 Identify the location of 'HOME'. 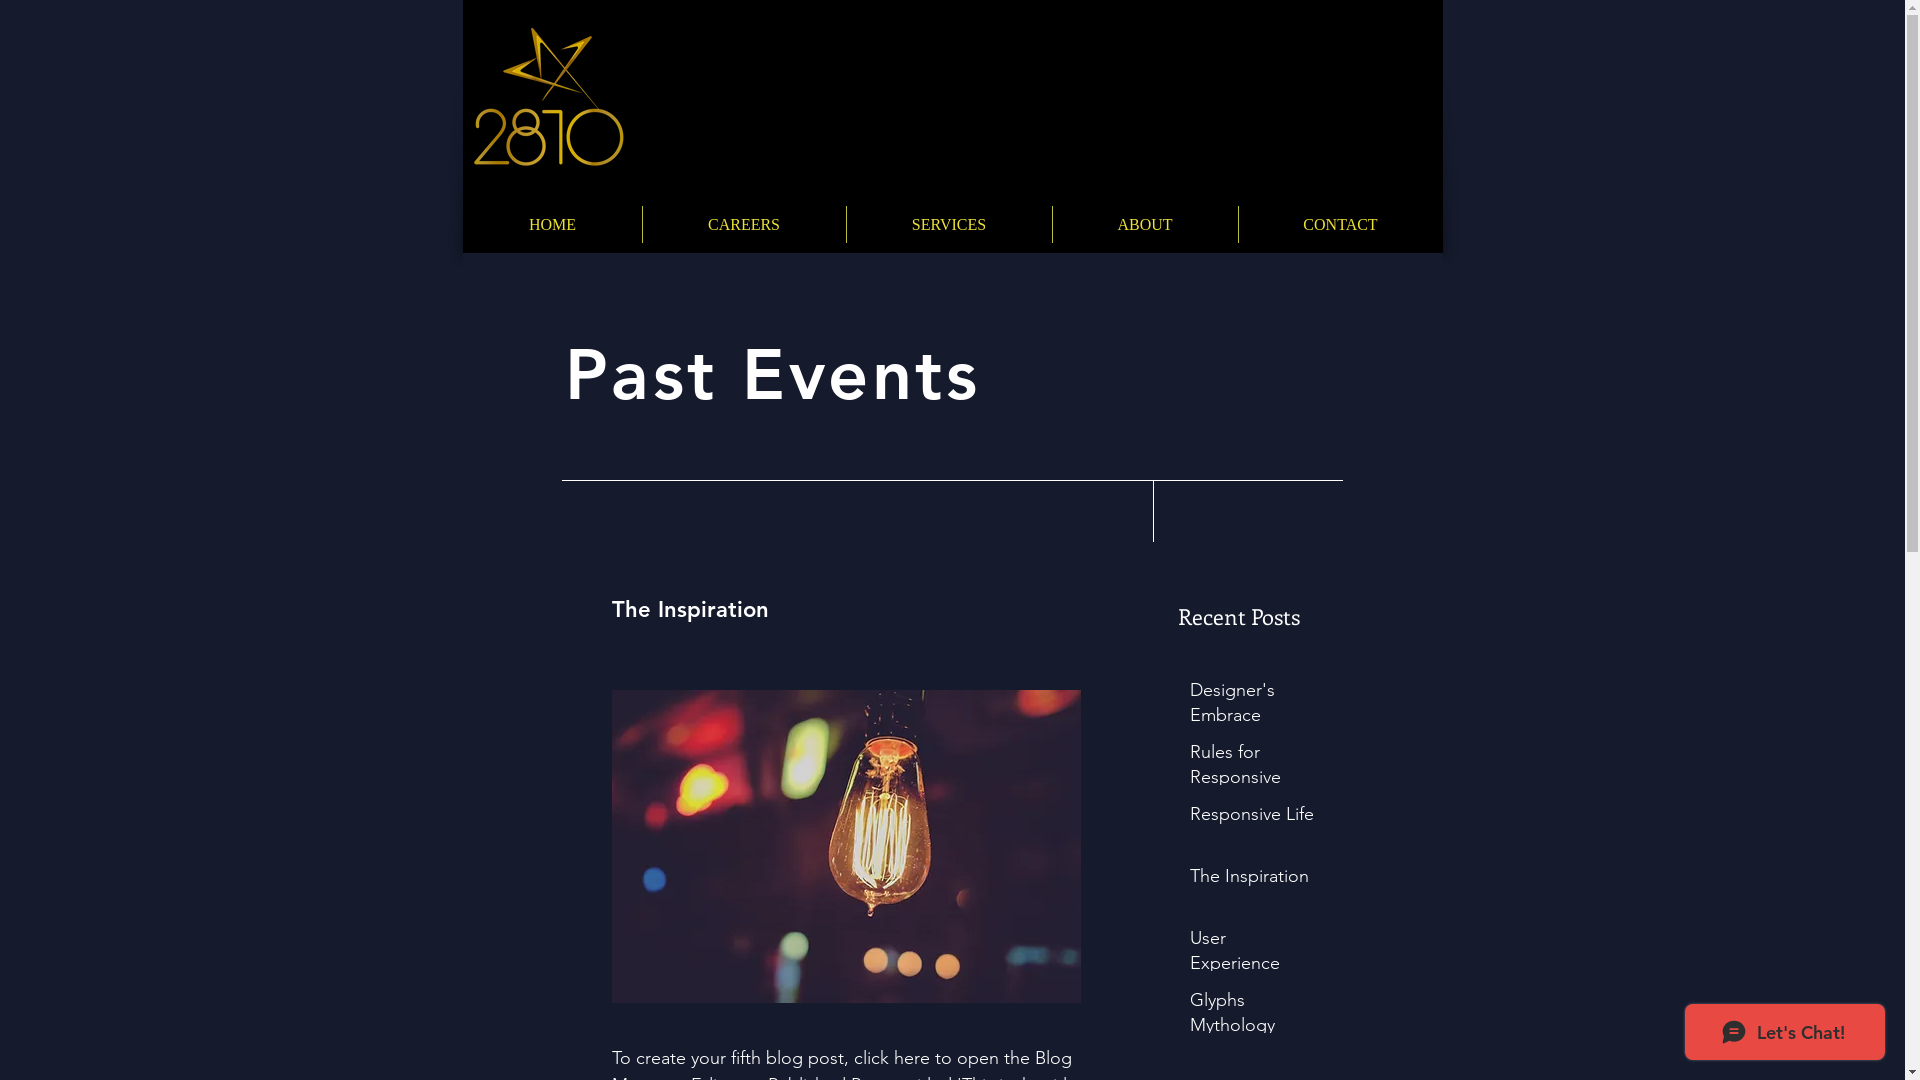
(552, 224).